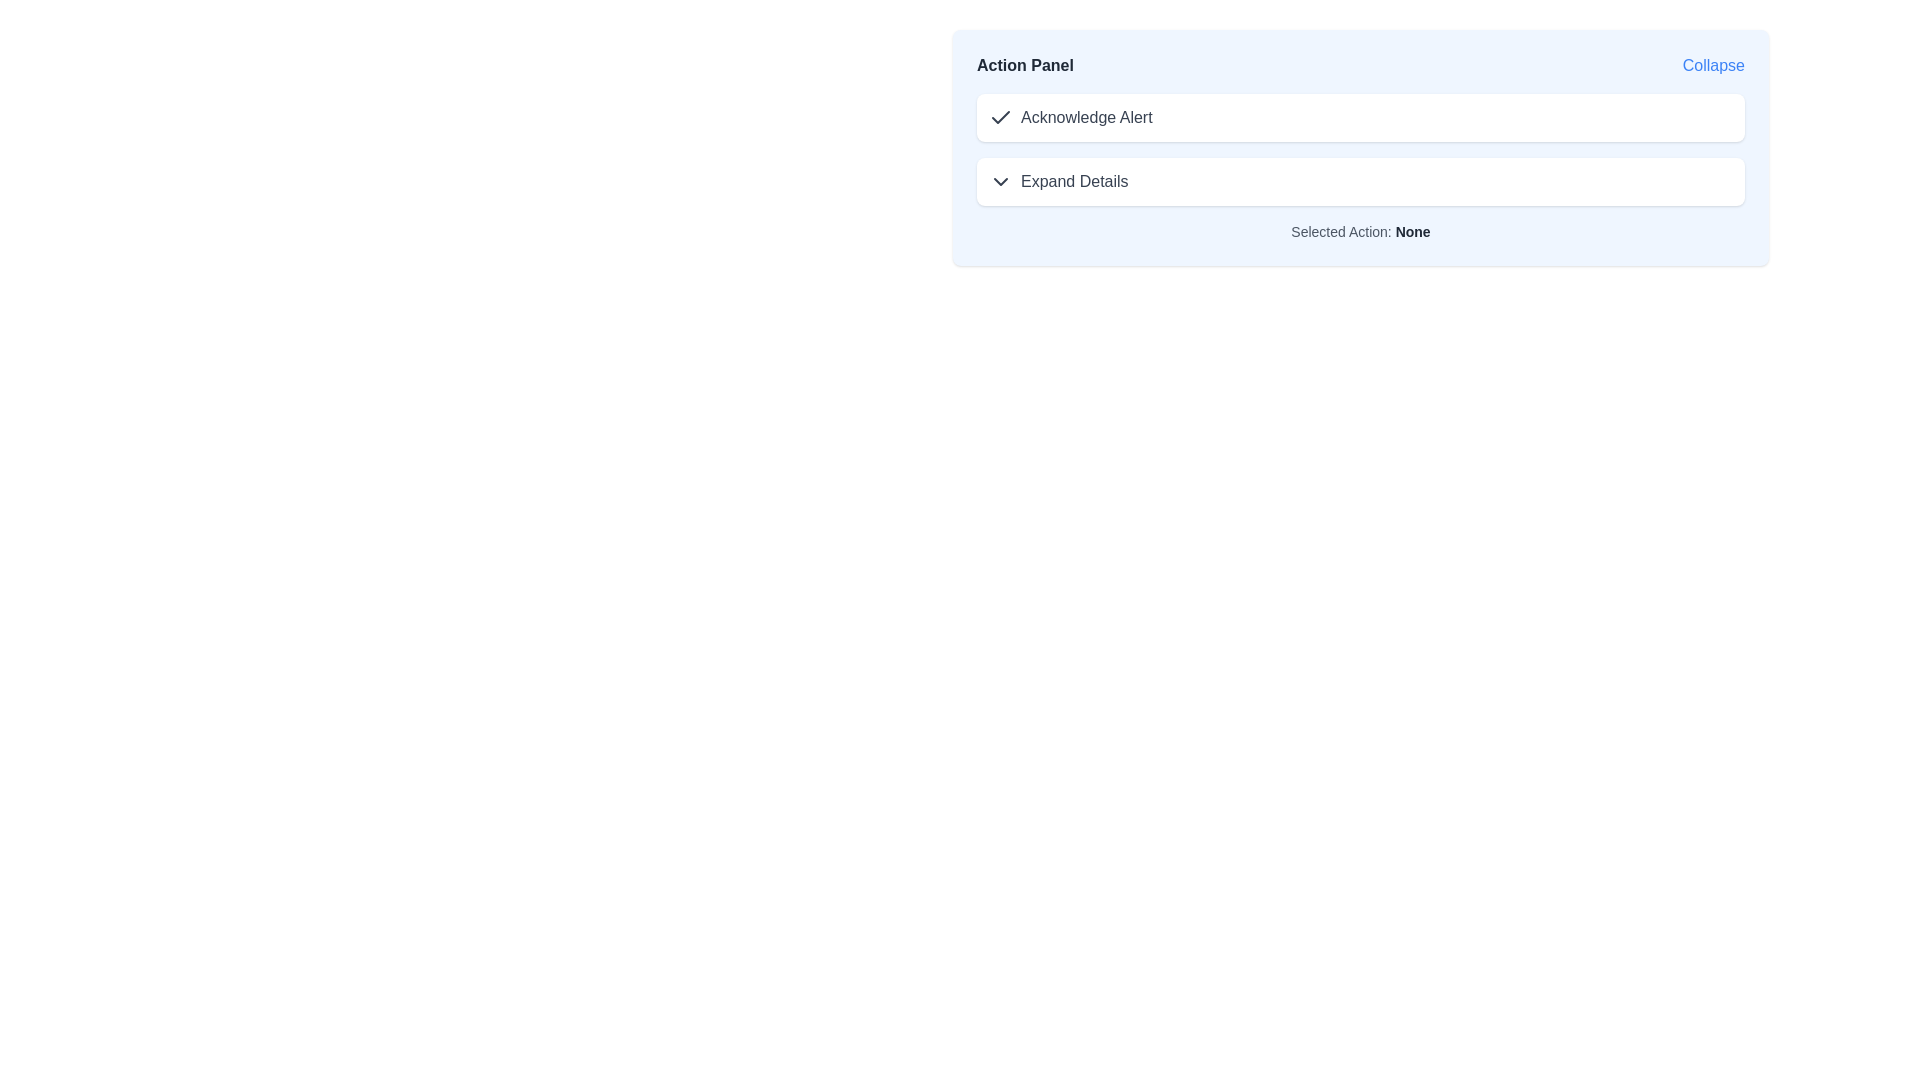 Image resolution: width=1920 pixels, height=1080 pixels. What do you see at coordinates (1412, 230) in the screenshot?
I see `text label displaying the current selected action, which indicates 'None' and is positioned to the right of the label 'Selected Action:' in the Action Panel interface` at bounding box center [1412, 230].